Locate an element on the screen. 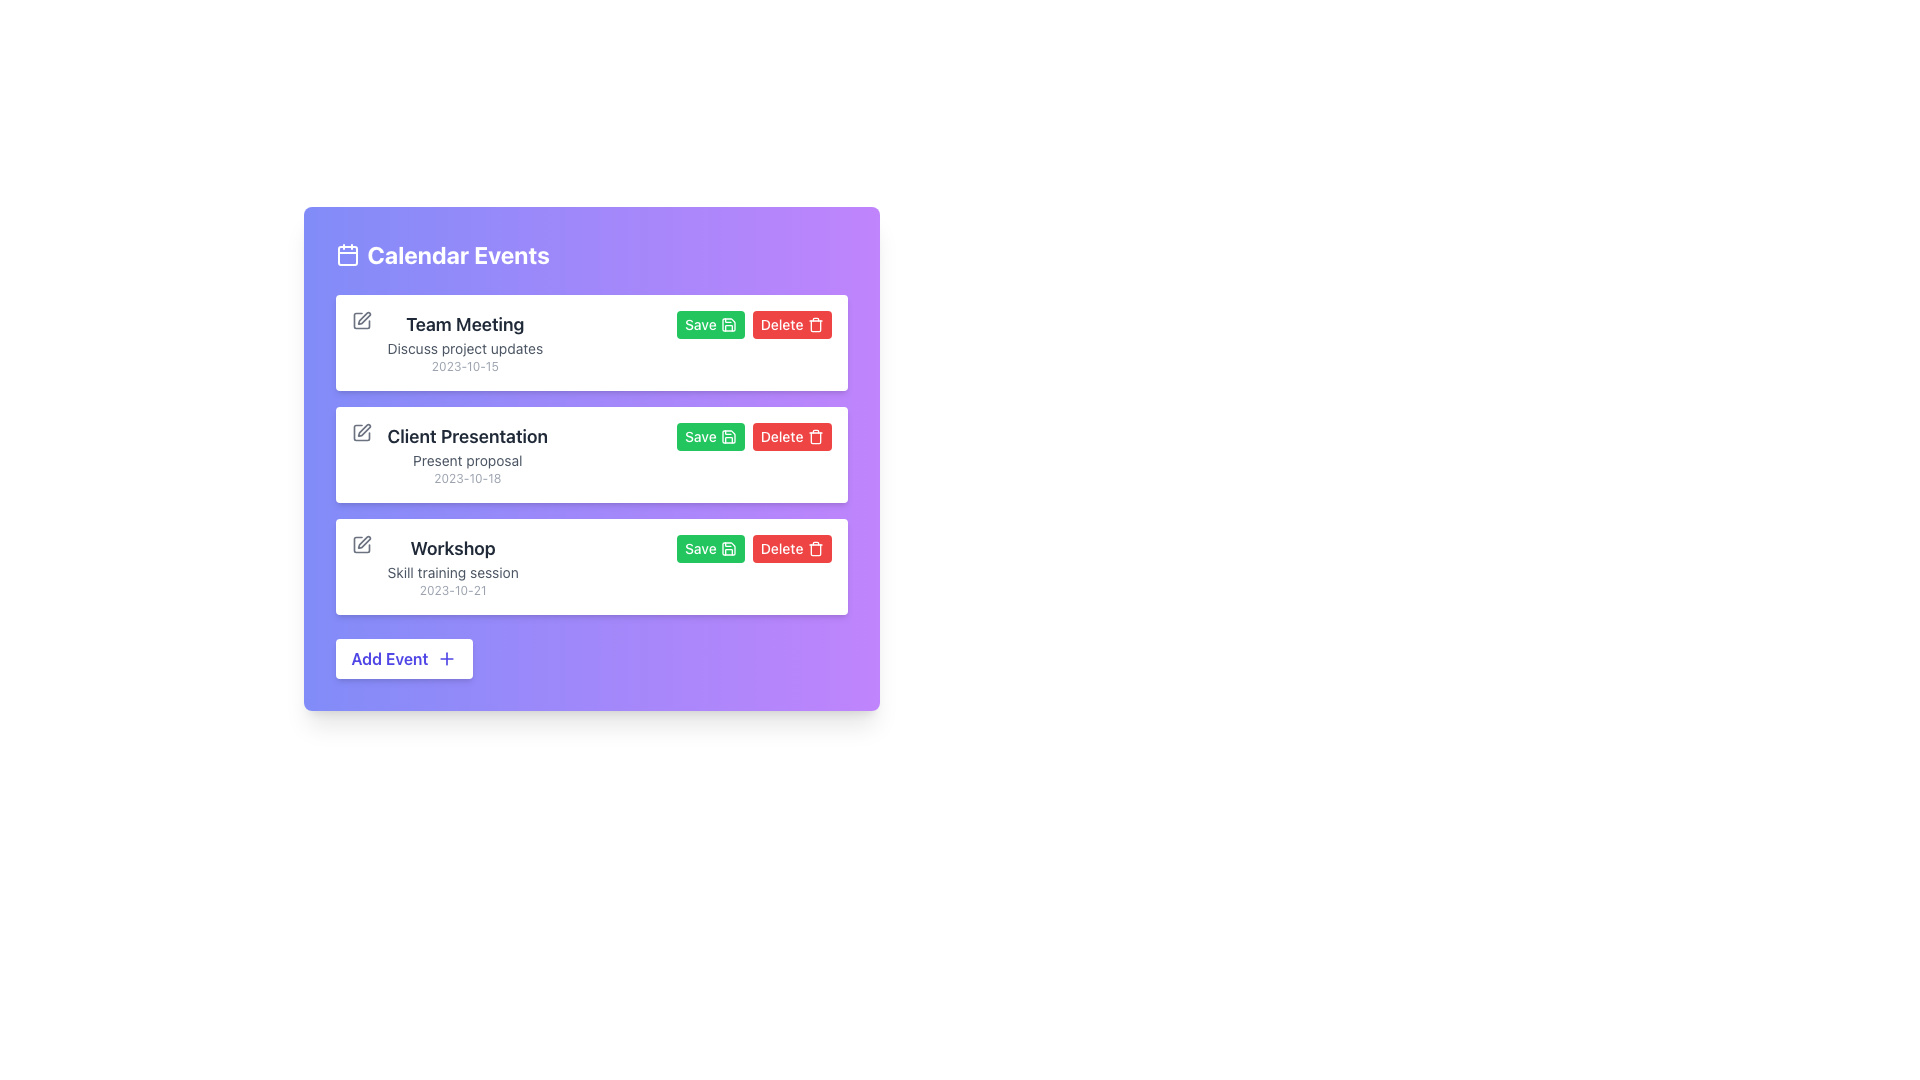 Image resolution: width=1920 pixels, height=1080 pixels. the red trash can icon located at the right end of the 'Delete' button in the action panel for the 'Workshop' event is located at coordinates (815, 548).